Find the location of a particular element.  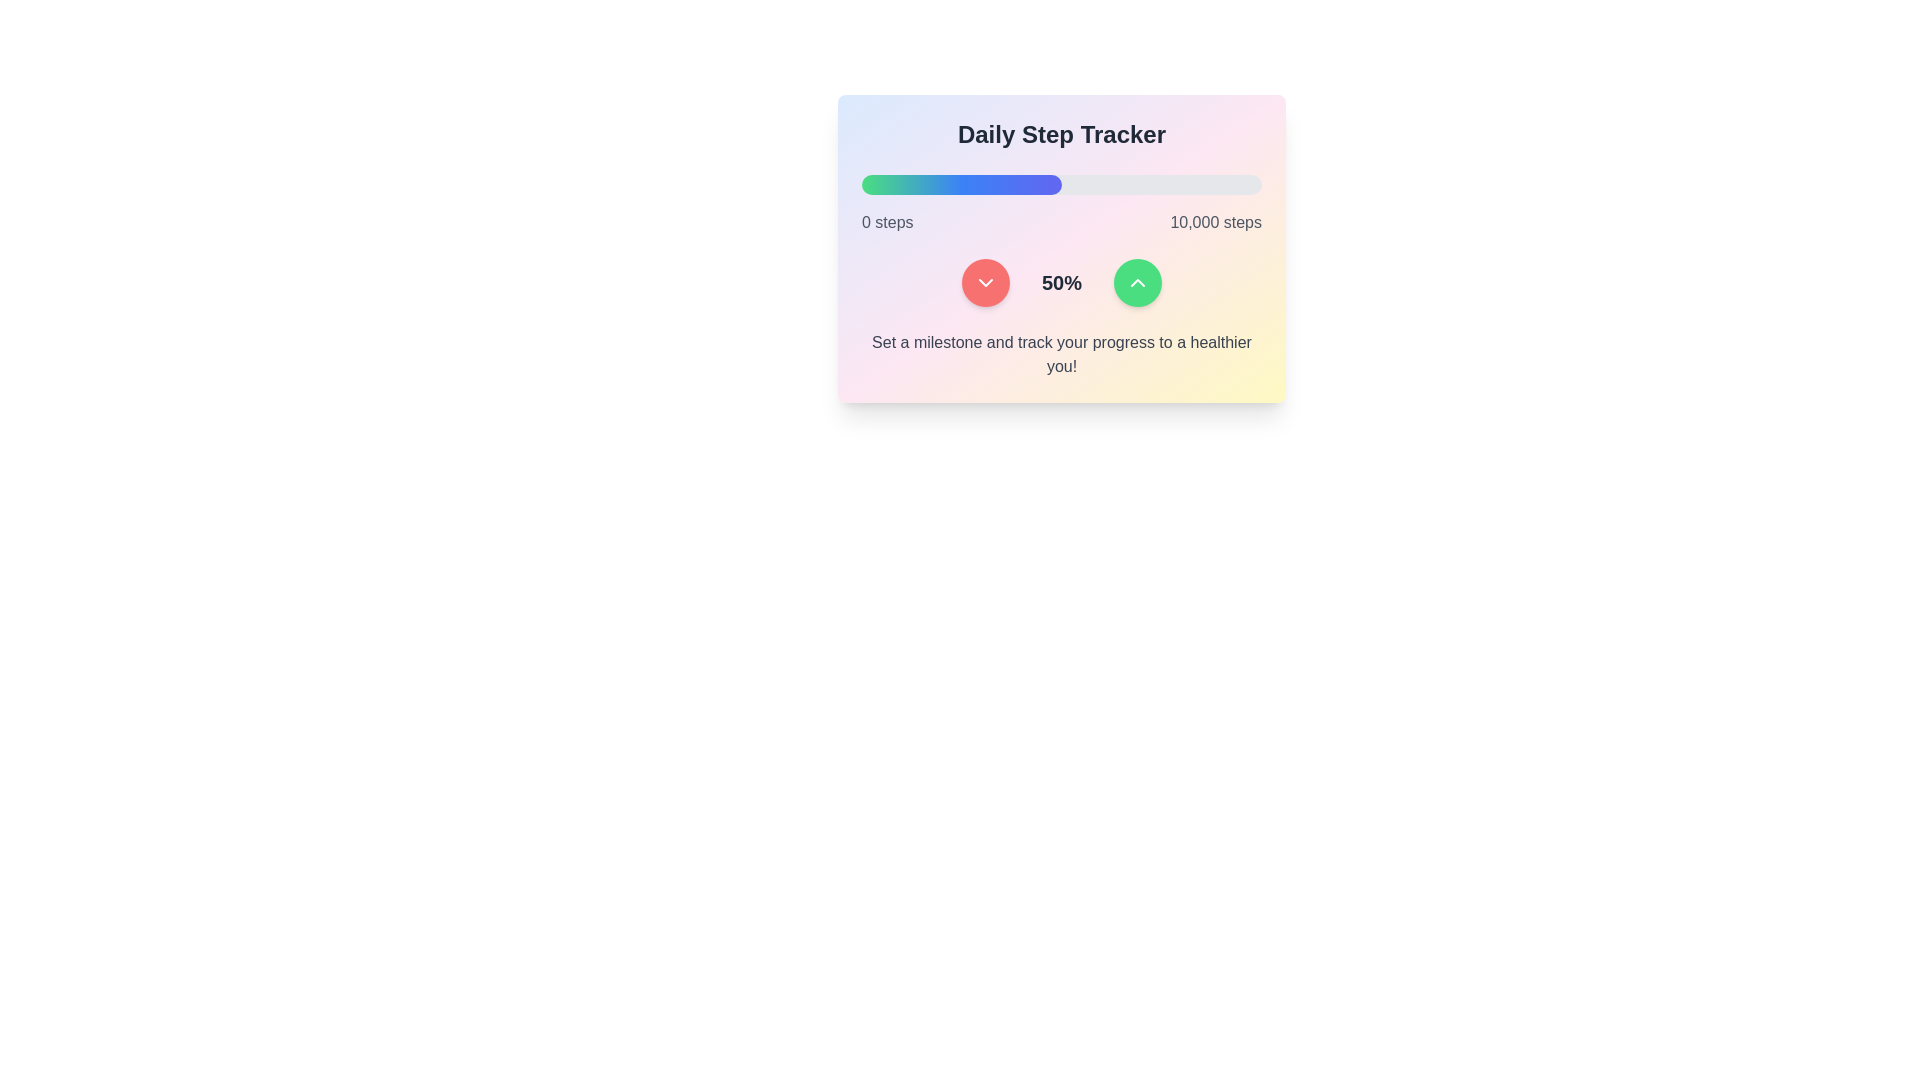

the circular green button with a white upward-pointing chevron icon is located at coordinates (1137, 282).